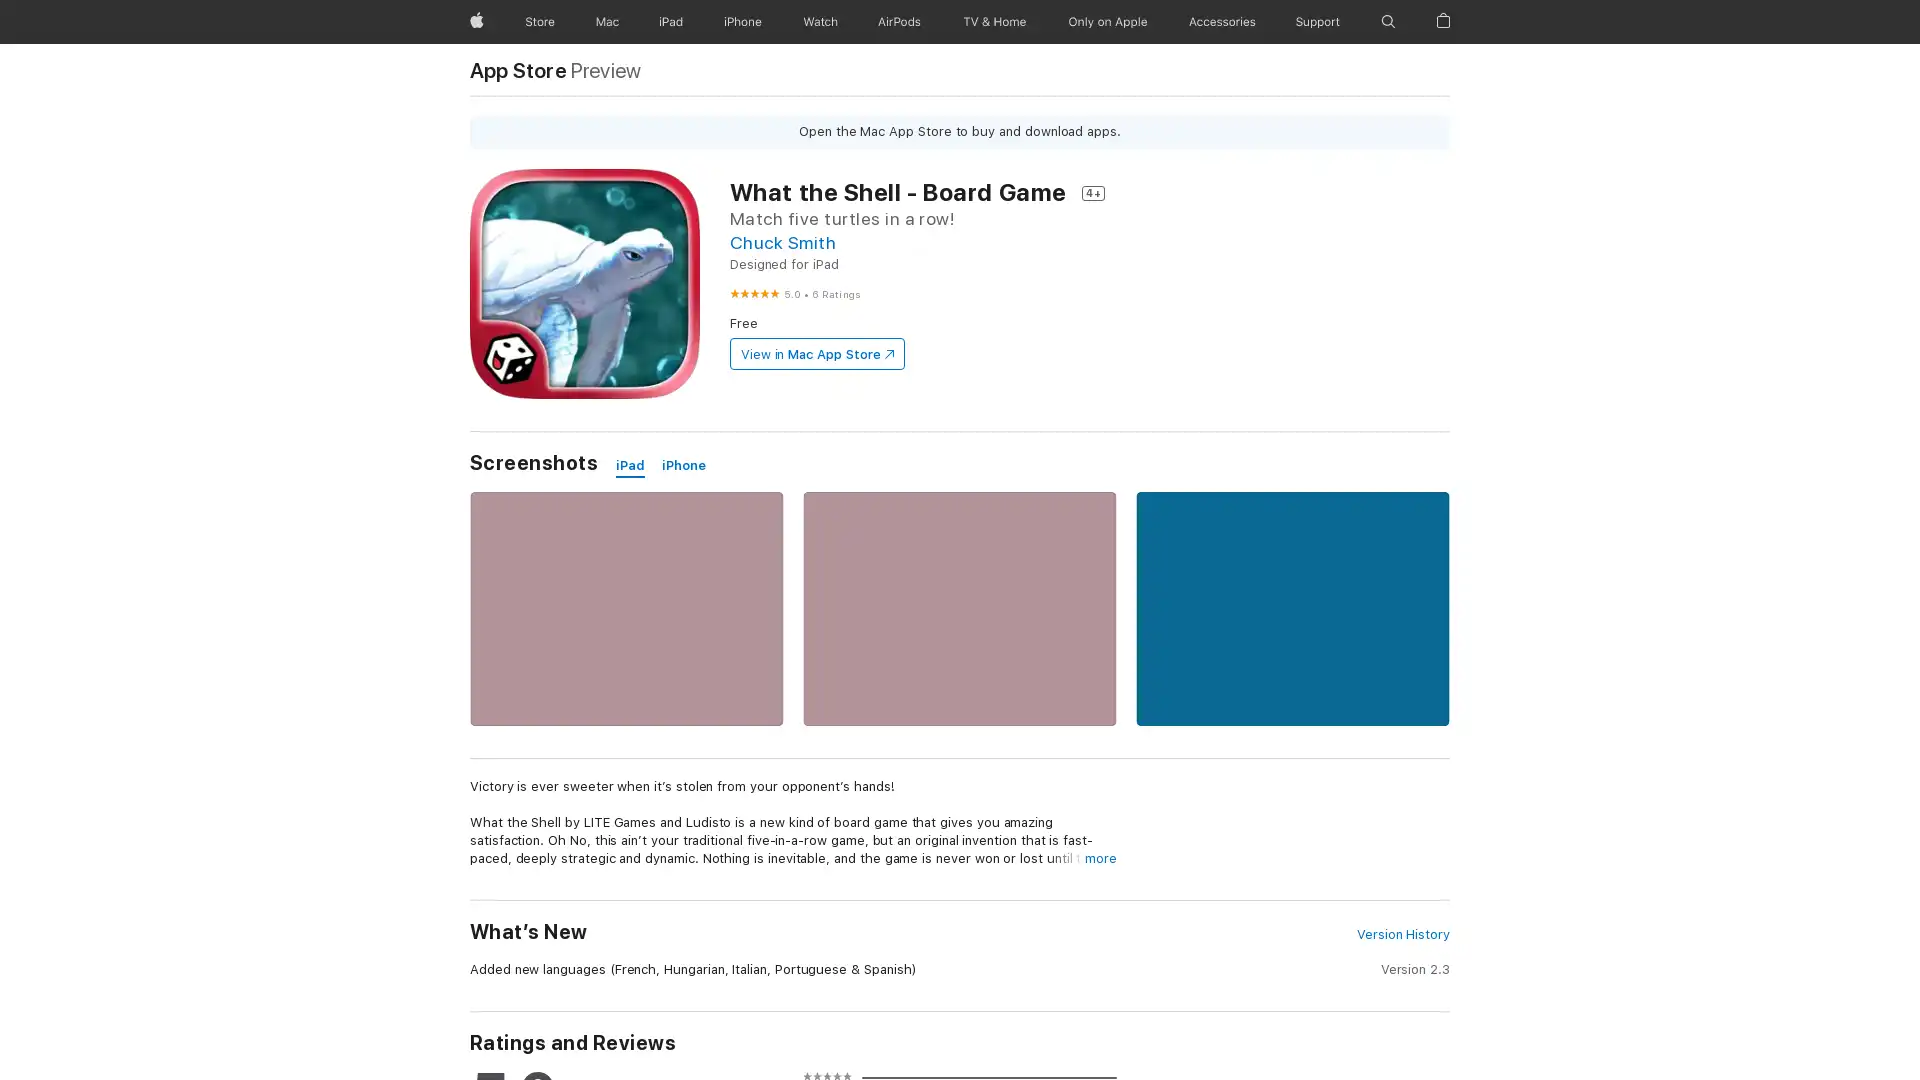 The image size is (1920, 1080). What do you see at coordinates (816, 353) in the screenshot?
I see `View in Mac App Store` at bounding box center [816, 353].